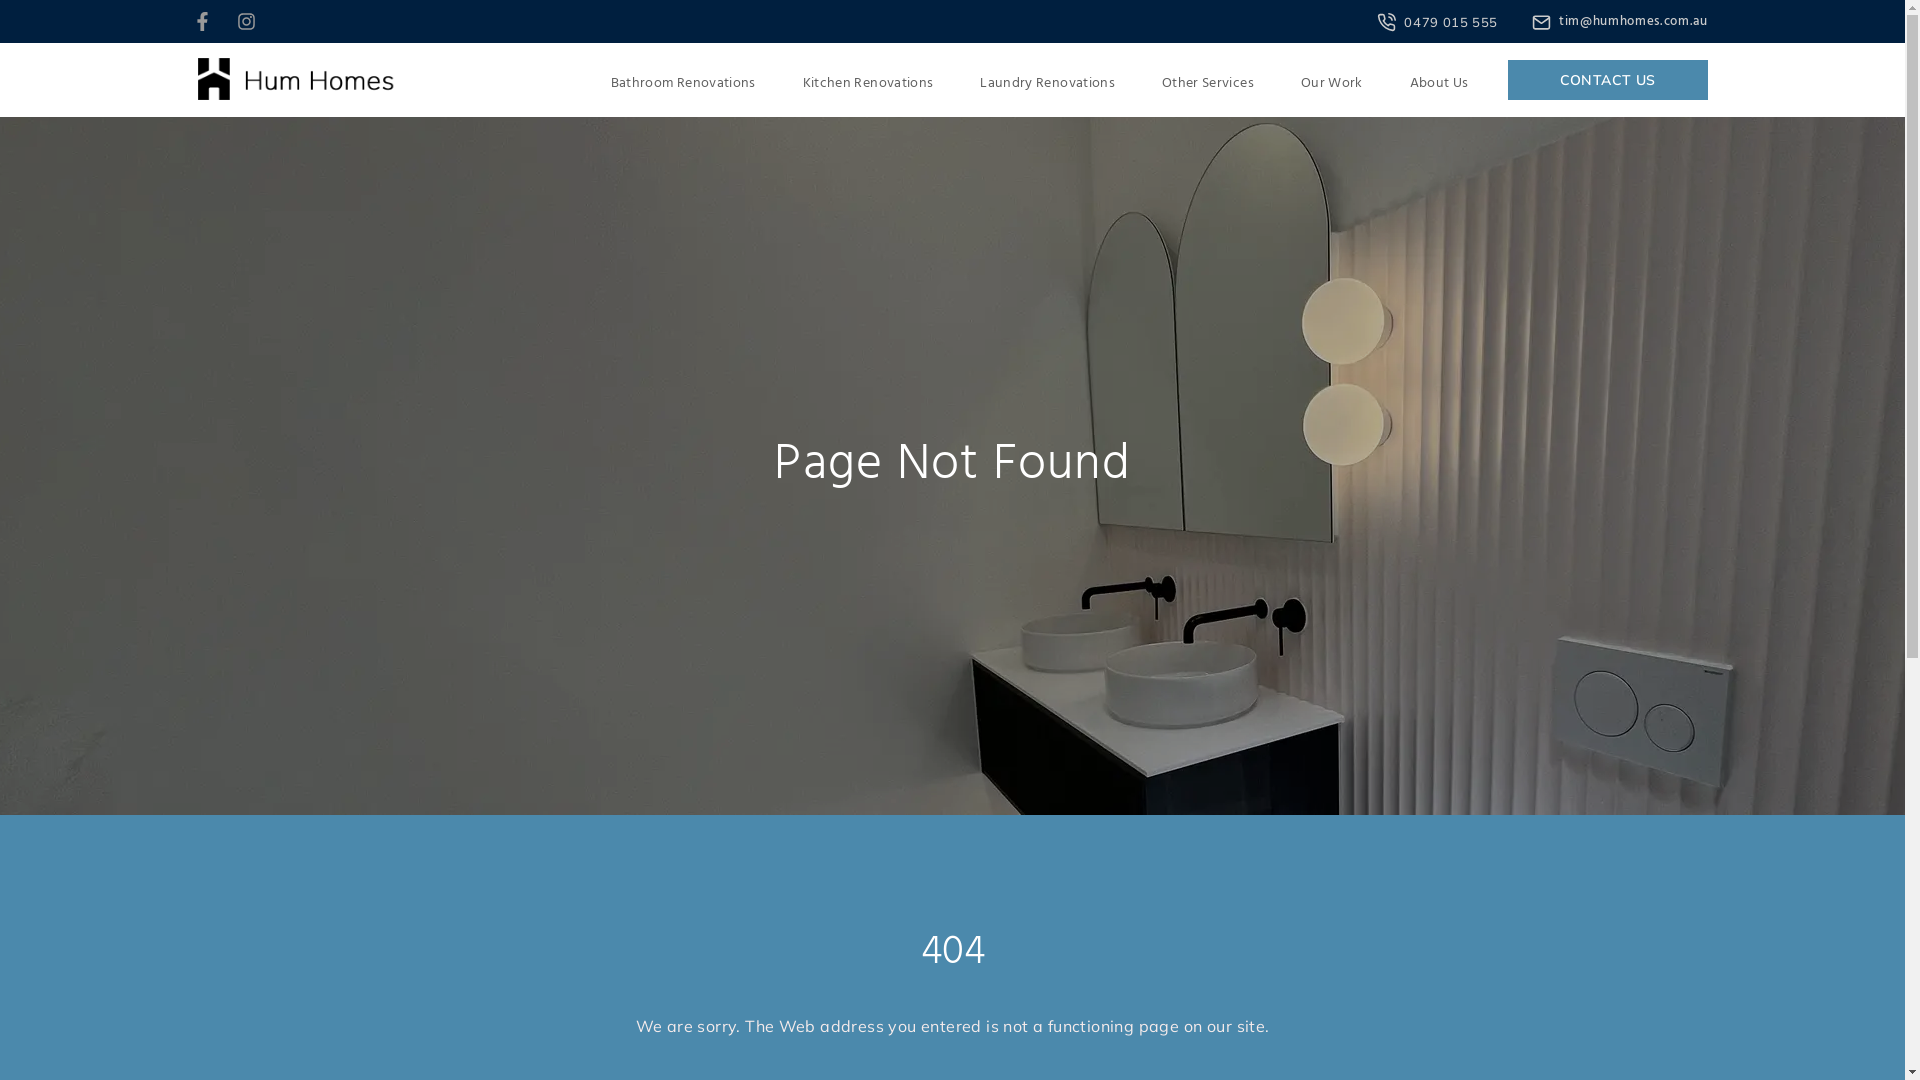 The image size is (1920, 1080). What do you see at coordinates (1438, 83) in the screenshot?
I see `'About Us'` at bounding box center [1438, 83].